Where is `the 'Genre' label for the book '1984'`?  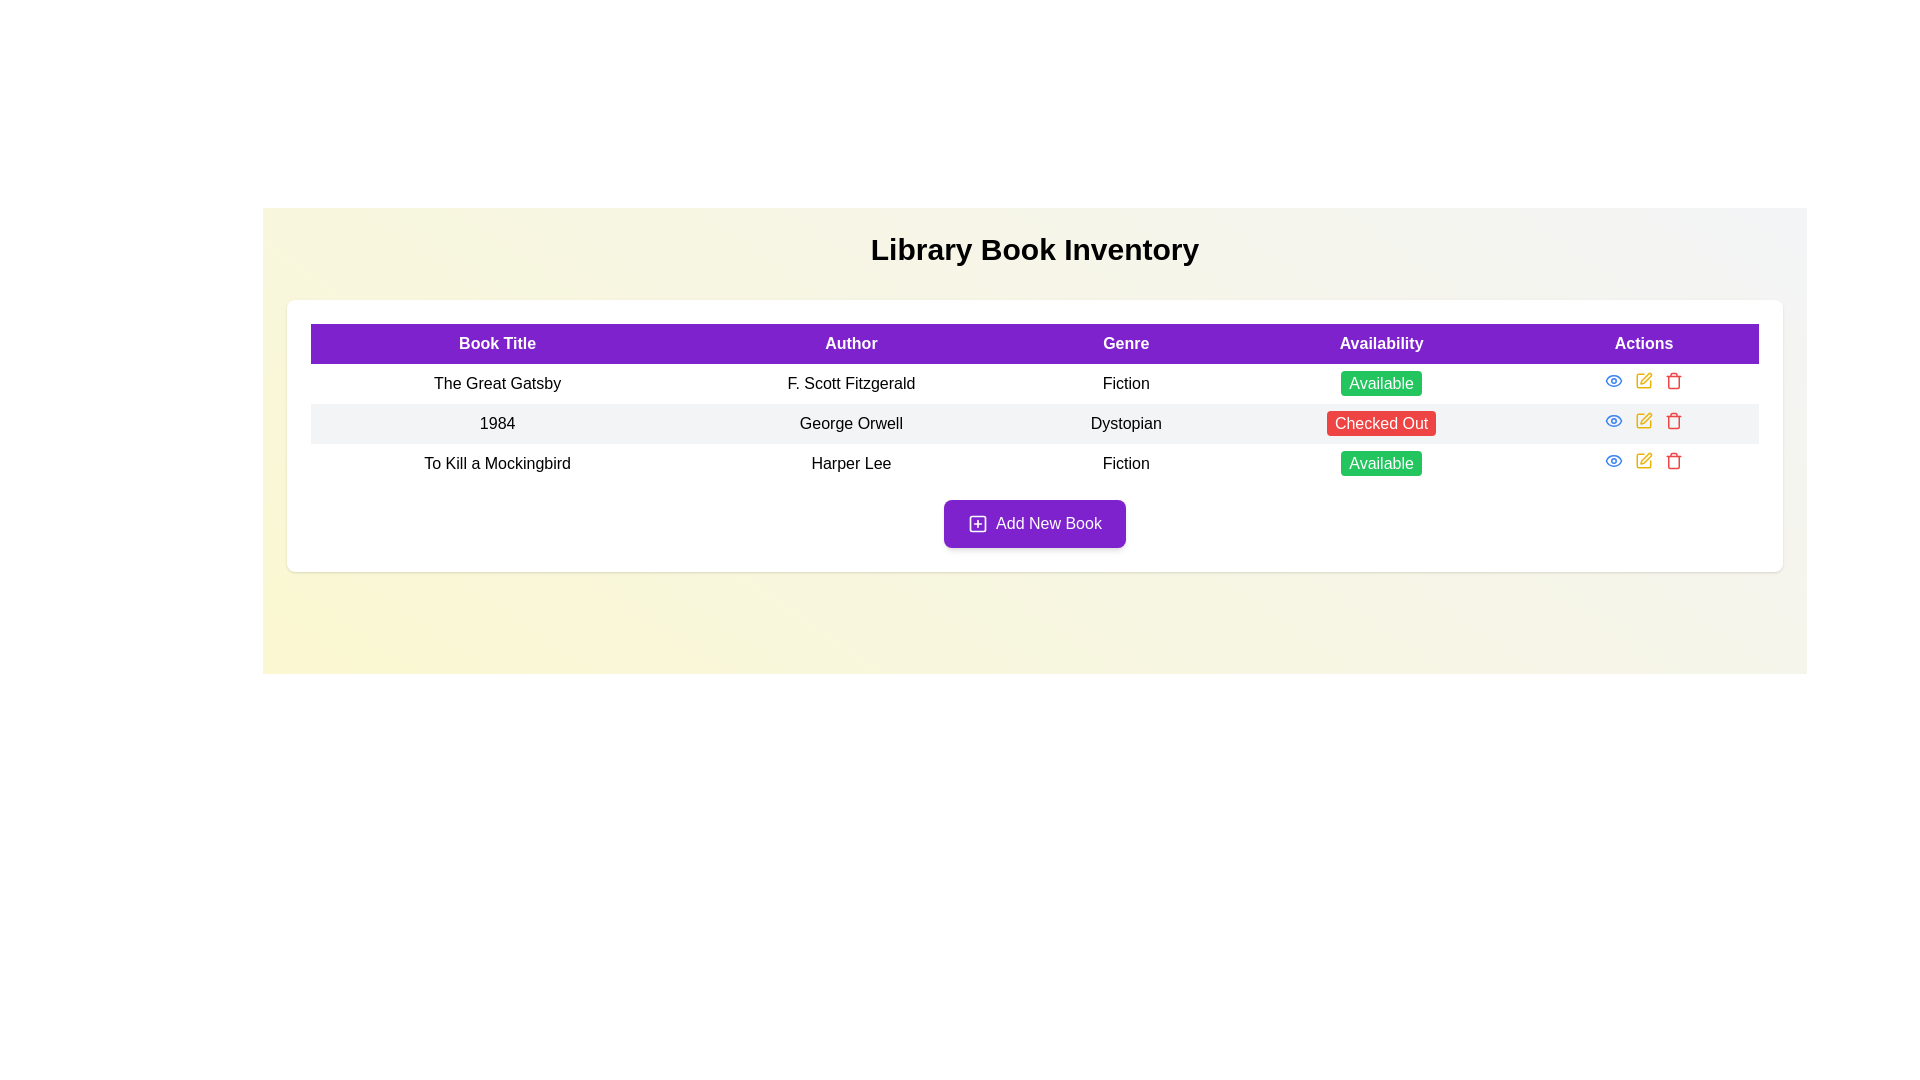 the 'Genre' label for the book '1984' is located at coordinates (1126, 423).